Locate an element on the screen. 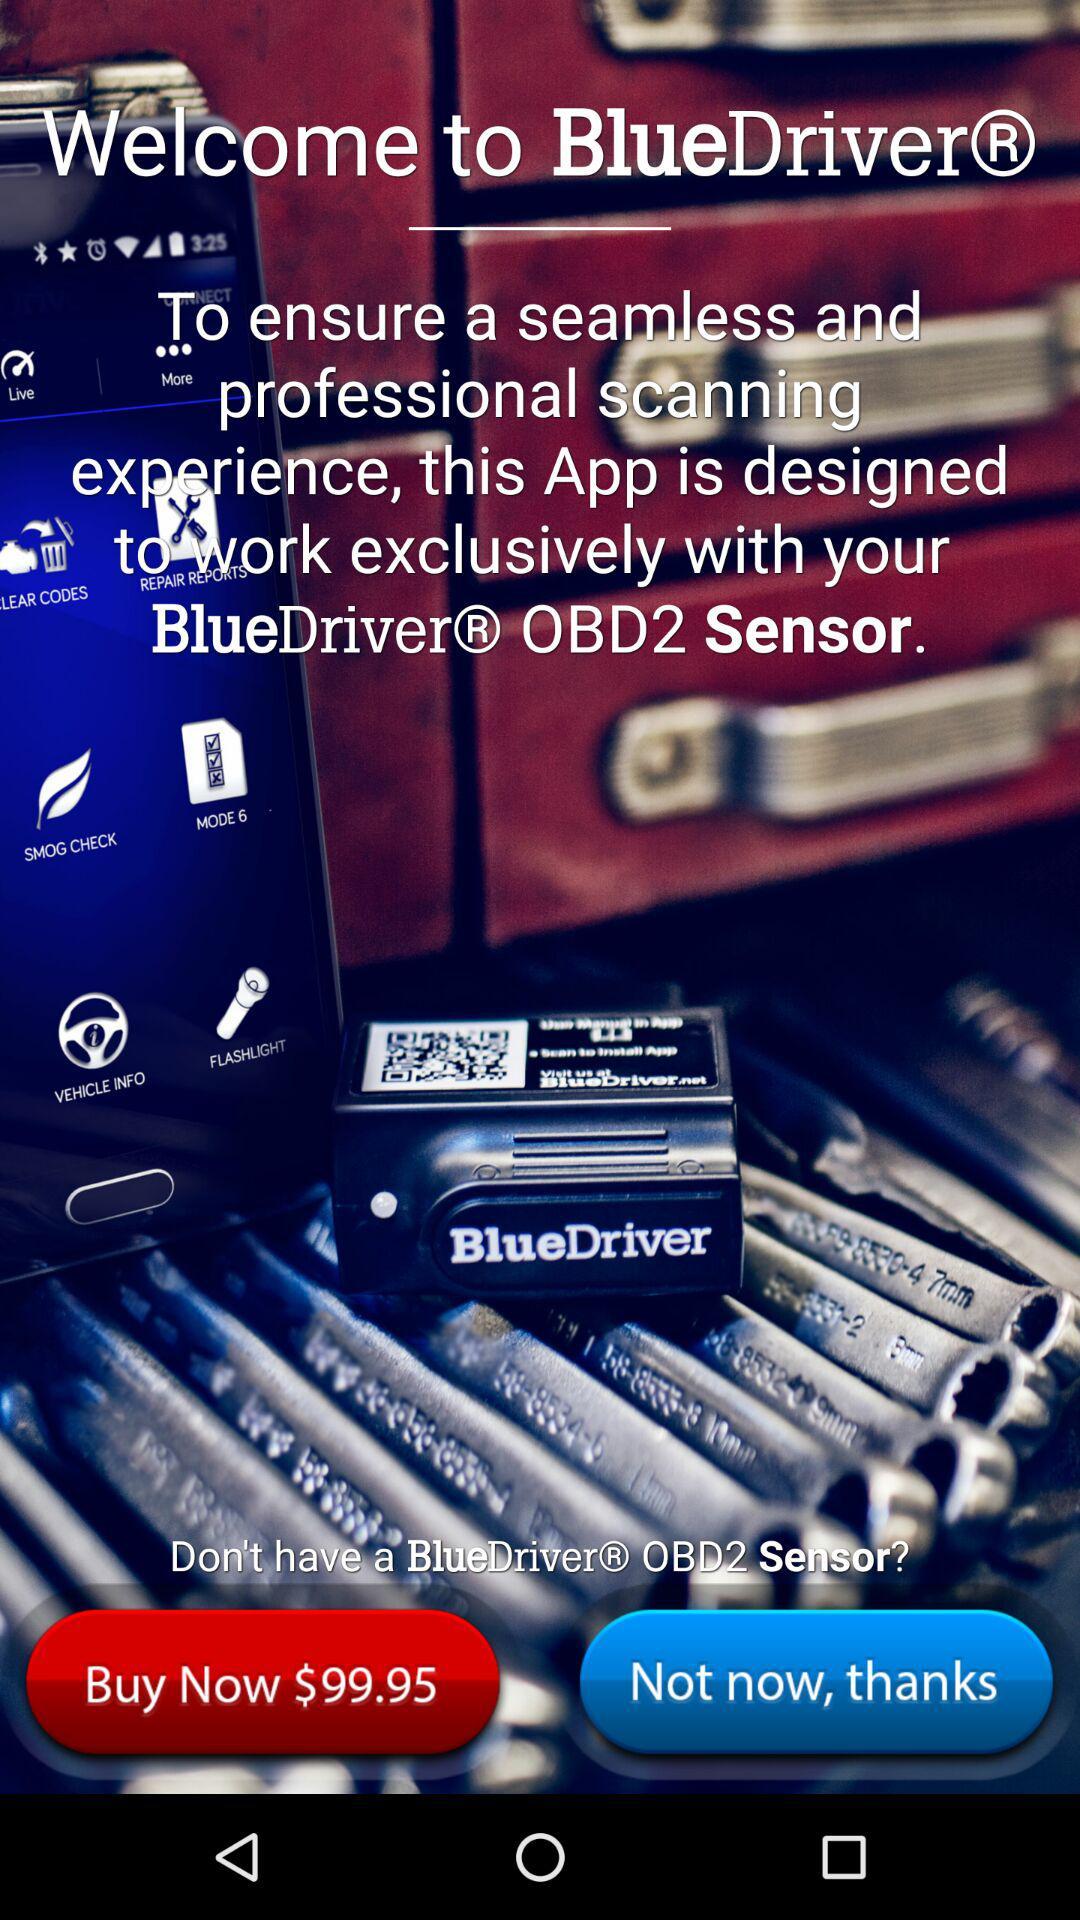  not now thanks is located at coordinates (816, 1680).